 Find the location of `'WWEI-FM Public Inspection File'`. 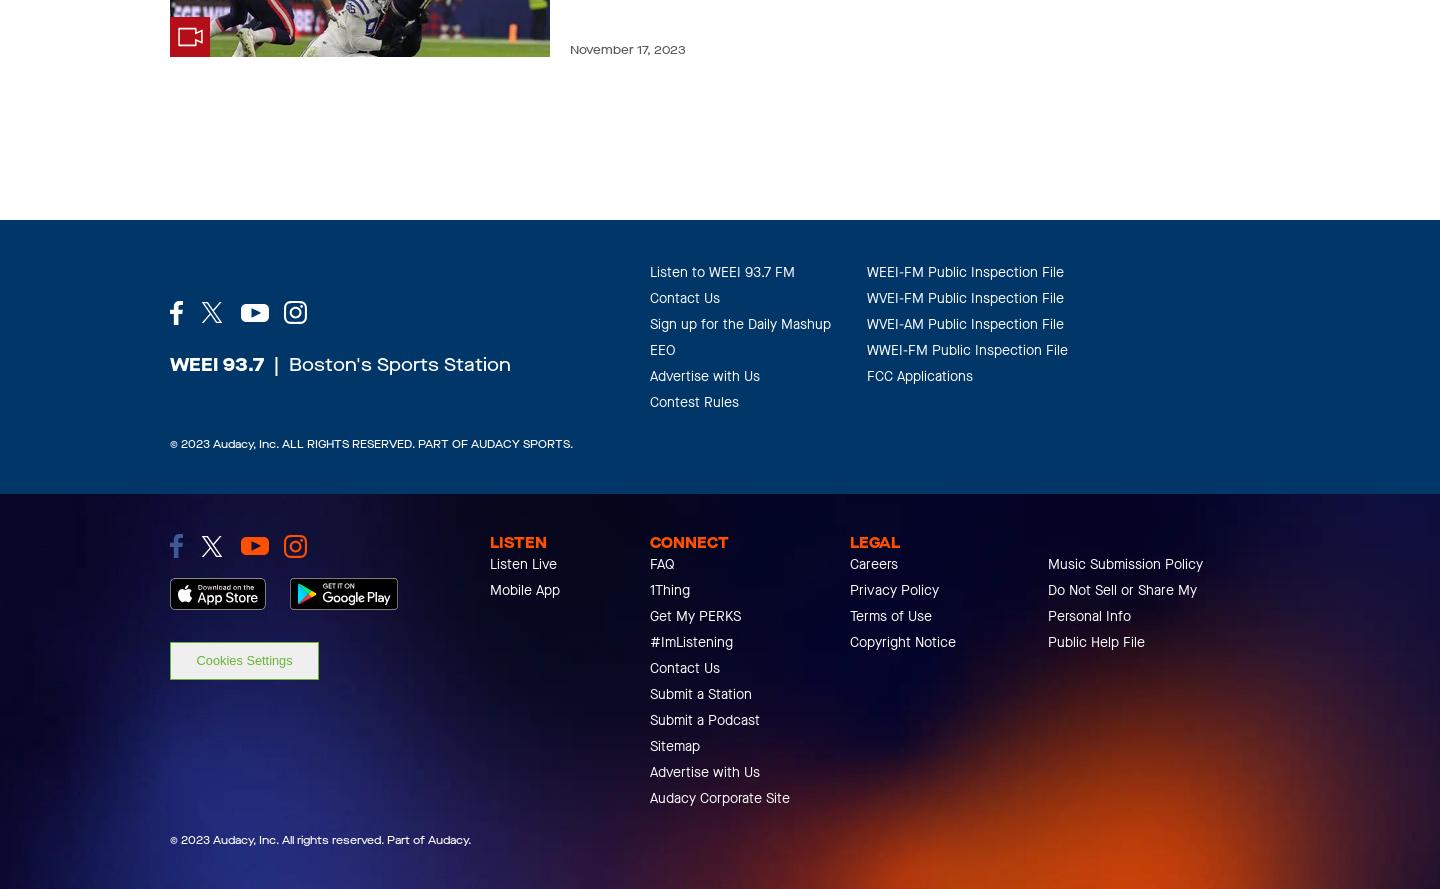

'WWEI-FM Public Inspection File' is located at coordinates (966, 349).